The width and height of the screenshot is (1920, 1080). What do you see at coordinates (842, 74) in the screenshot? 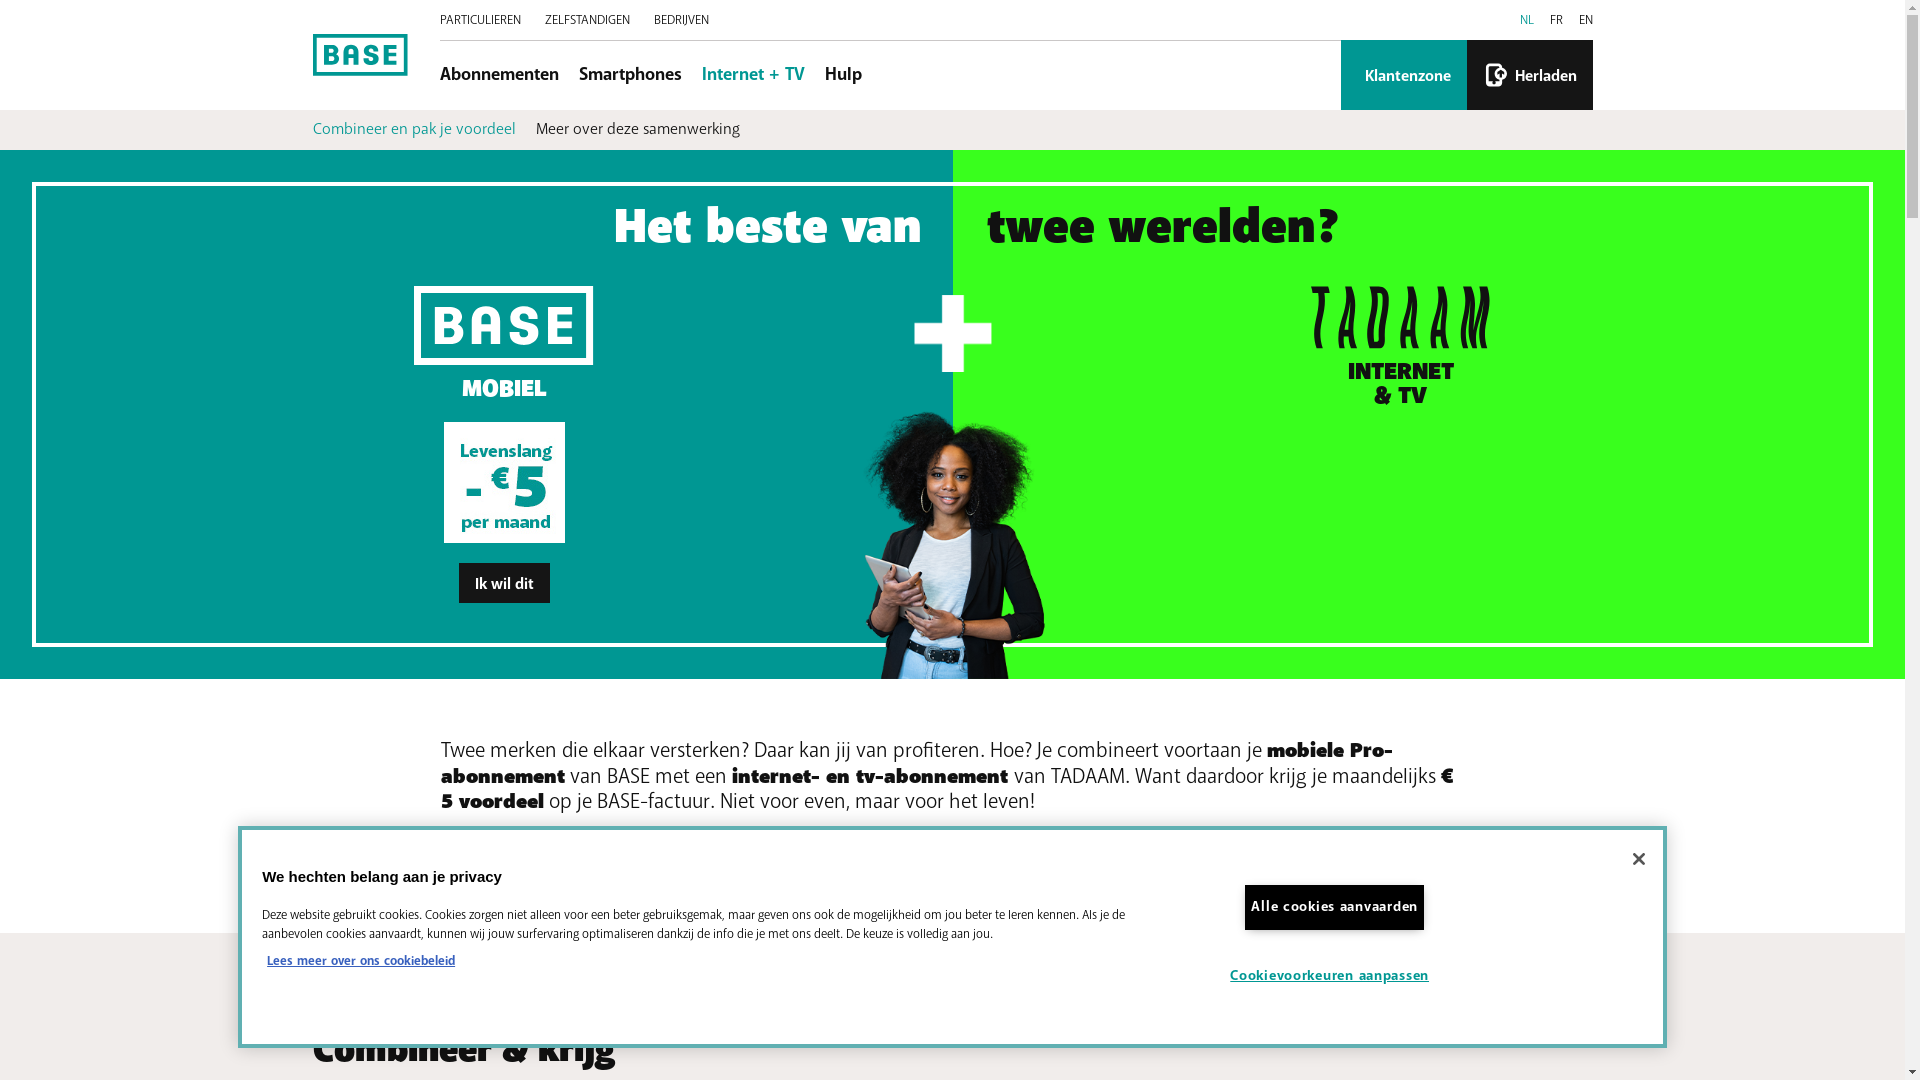
I see `'Hulp'` at bounding box center [842, 74].